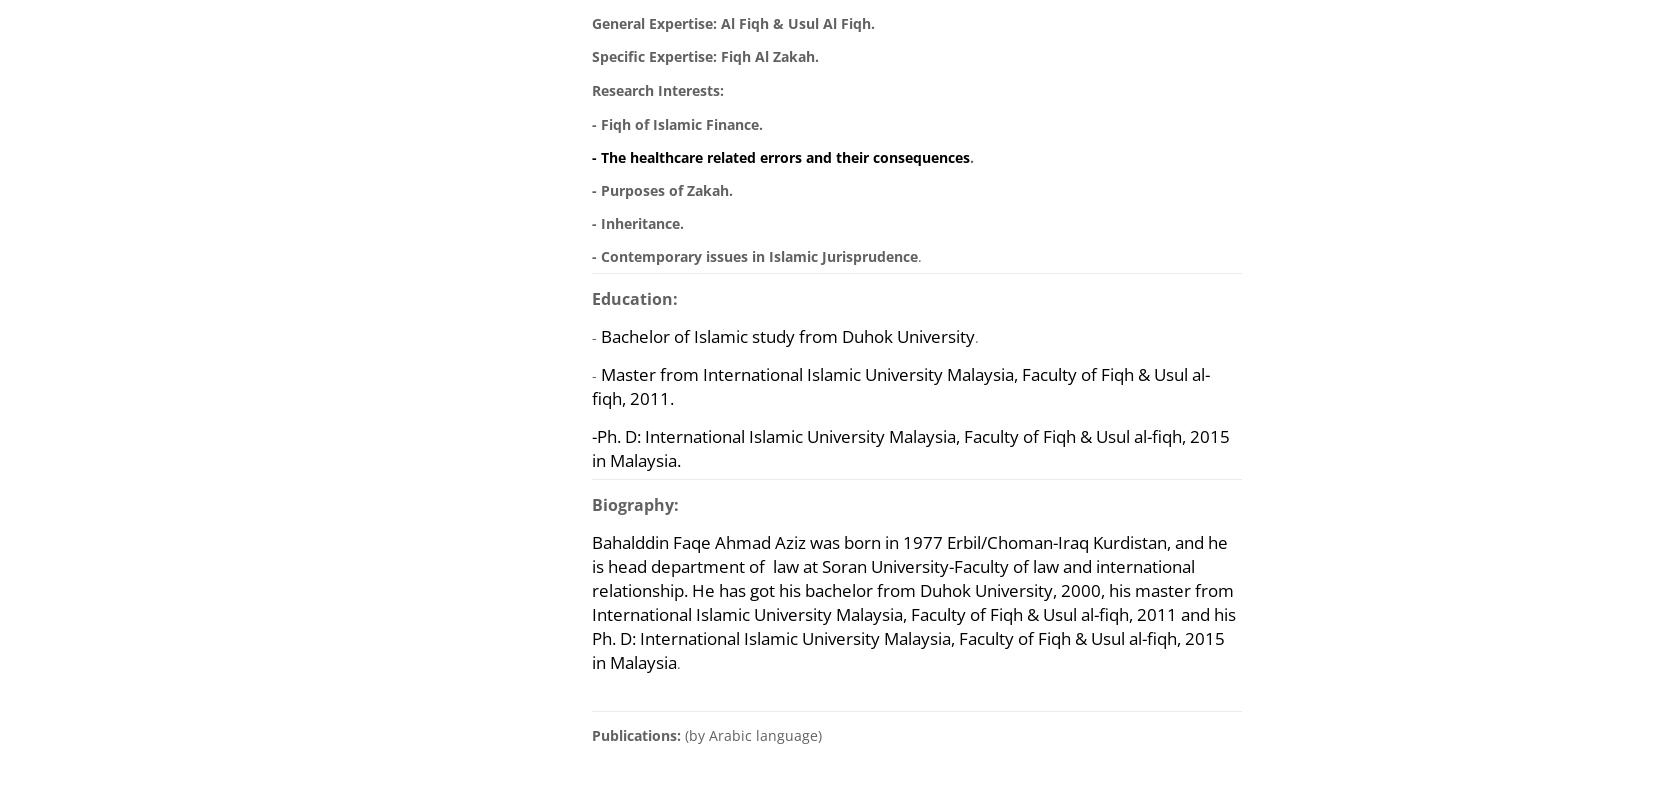 The height and width of the screenshot is (789, 1654). What do you see at coordinates (591, 90) in the screenshot?
I see `'Research
Interests:'` at bounding box center [591, 90].